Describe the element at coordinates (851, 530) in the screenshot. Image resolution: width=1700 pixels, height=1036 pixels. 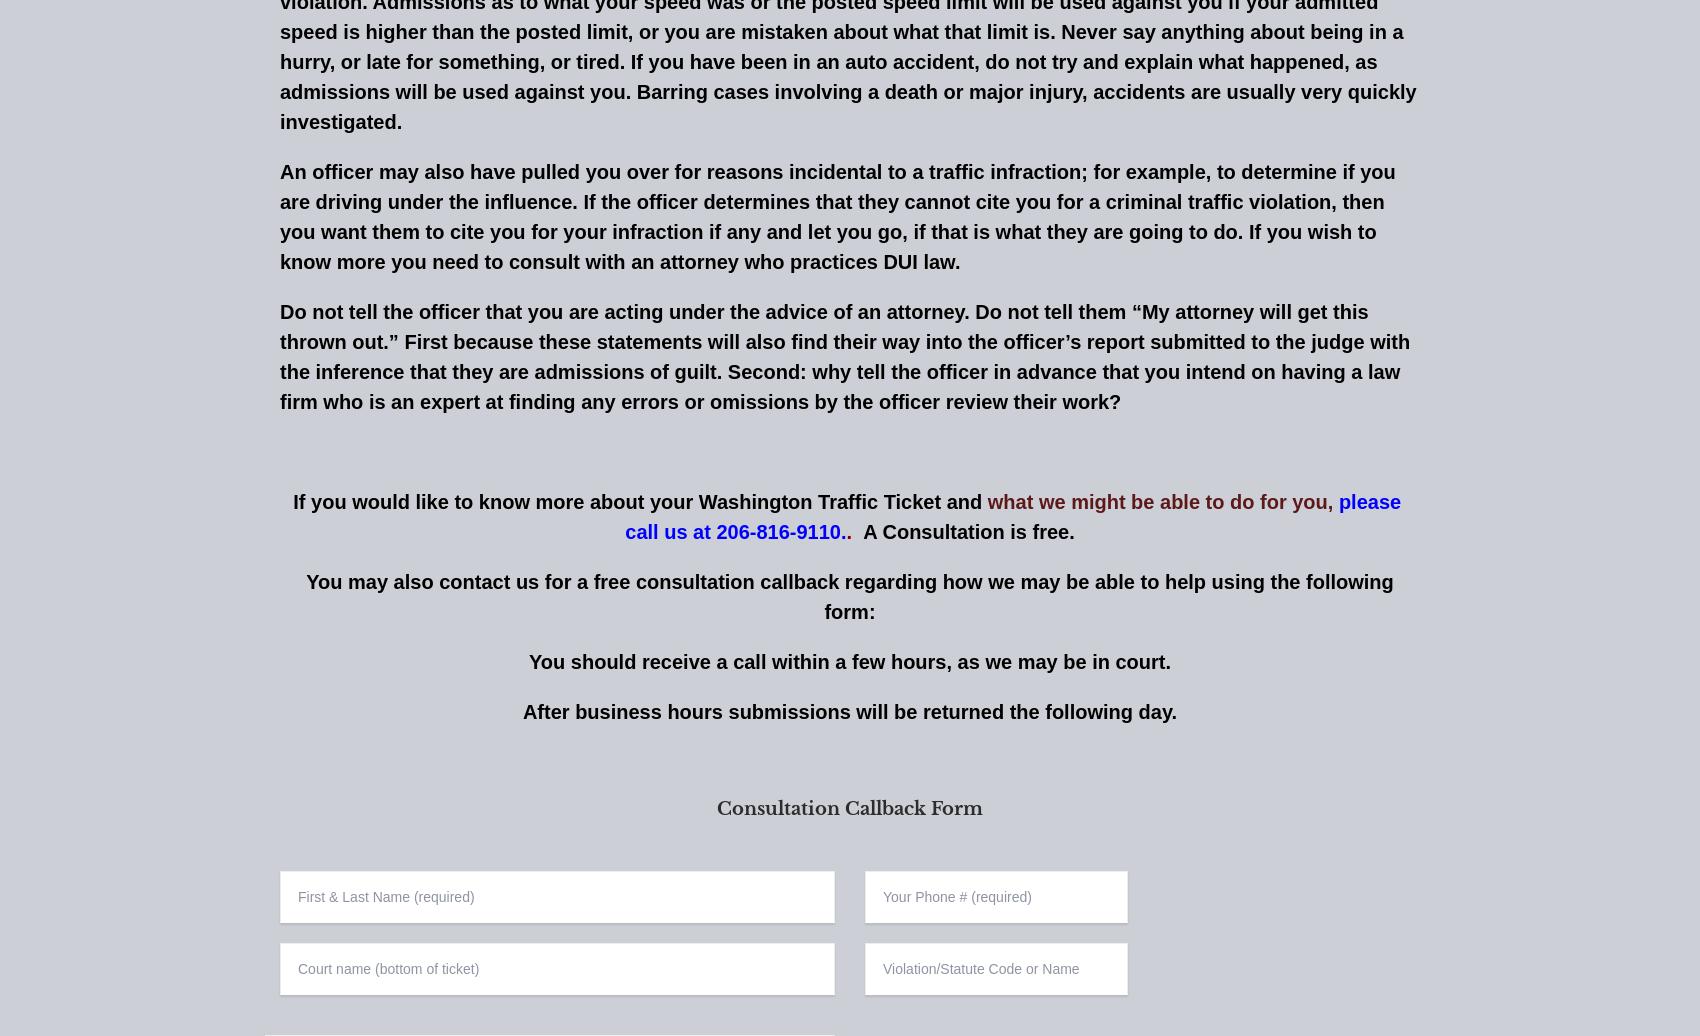
I see `'.'` at that location.